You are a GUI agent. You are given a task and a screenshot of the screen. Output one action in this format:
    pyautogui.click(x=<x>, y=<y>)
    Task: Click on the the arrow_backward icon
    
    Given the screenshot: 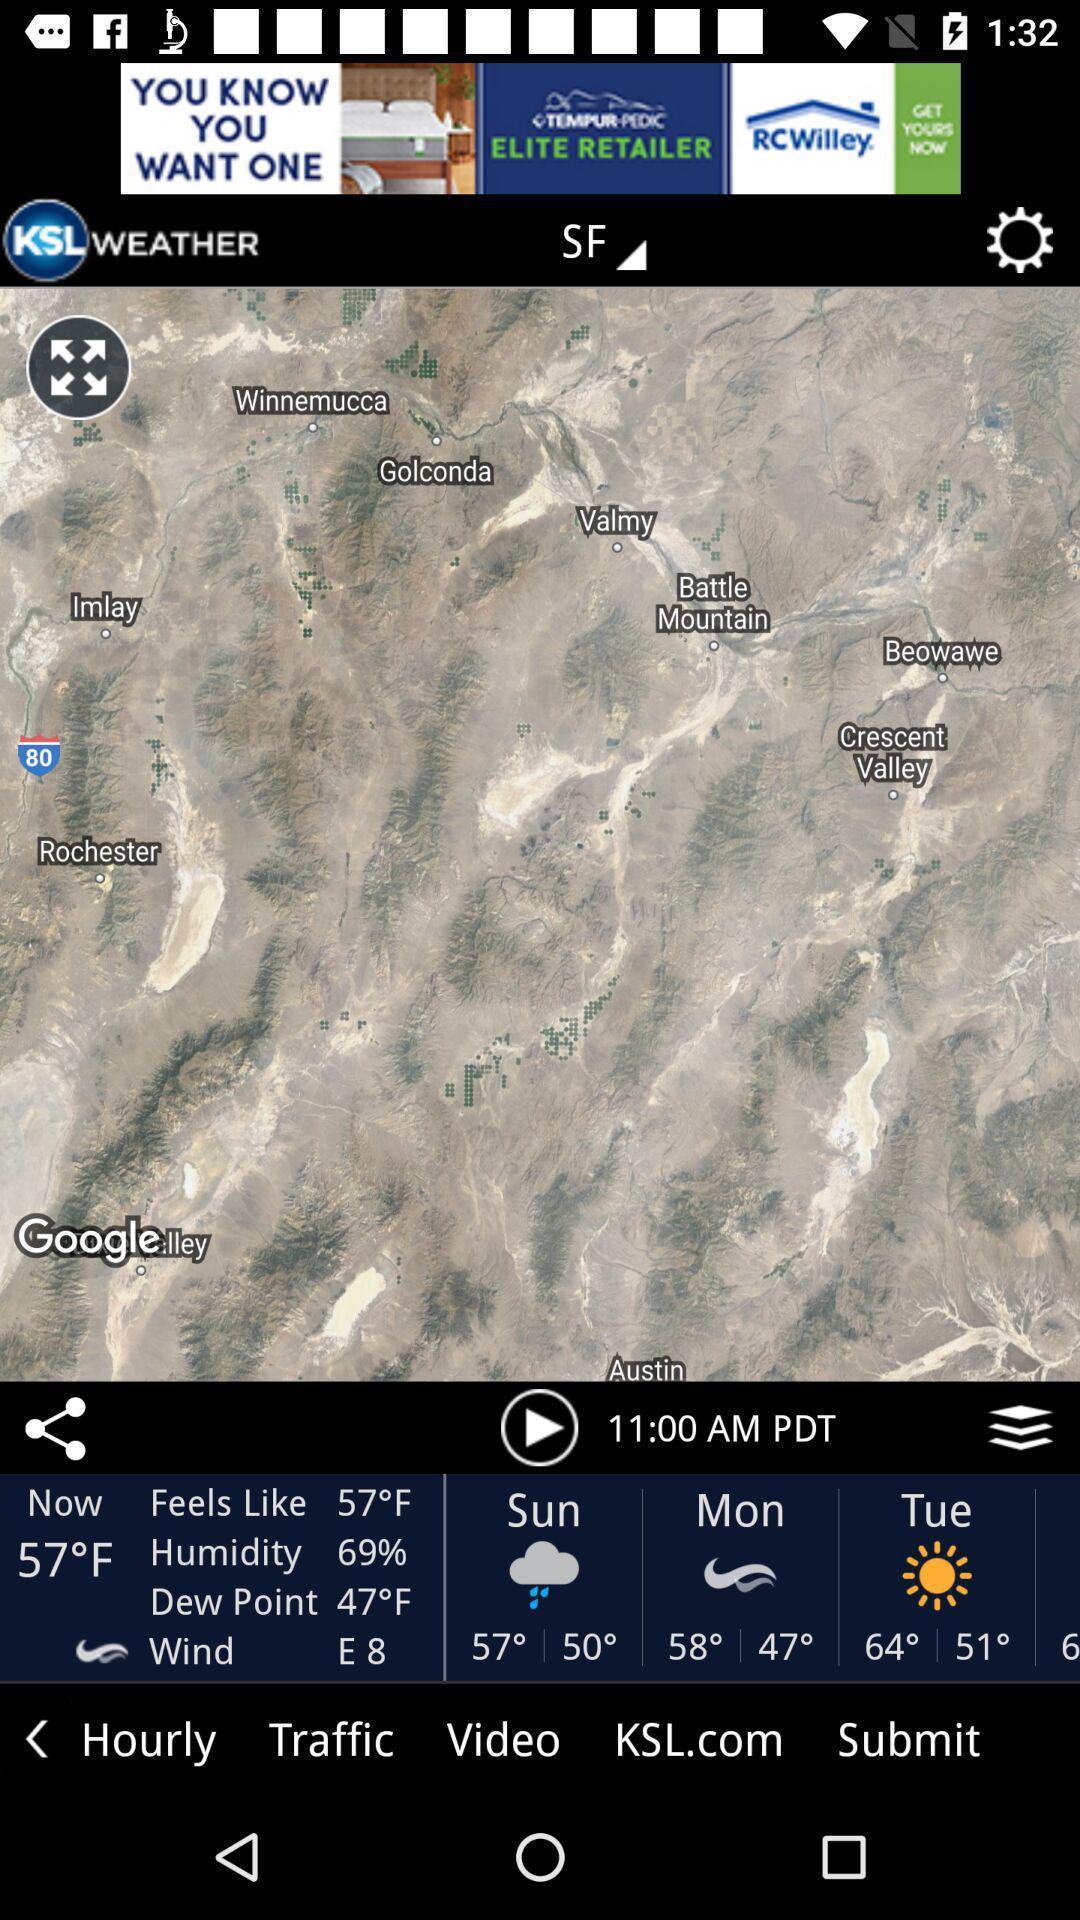 What is the action you would take?
    pyautogui.click(x=36, y=1737)
    